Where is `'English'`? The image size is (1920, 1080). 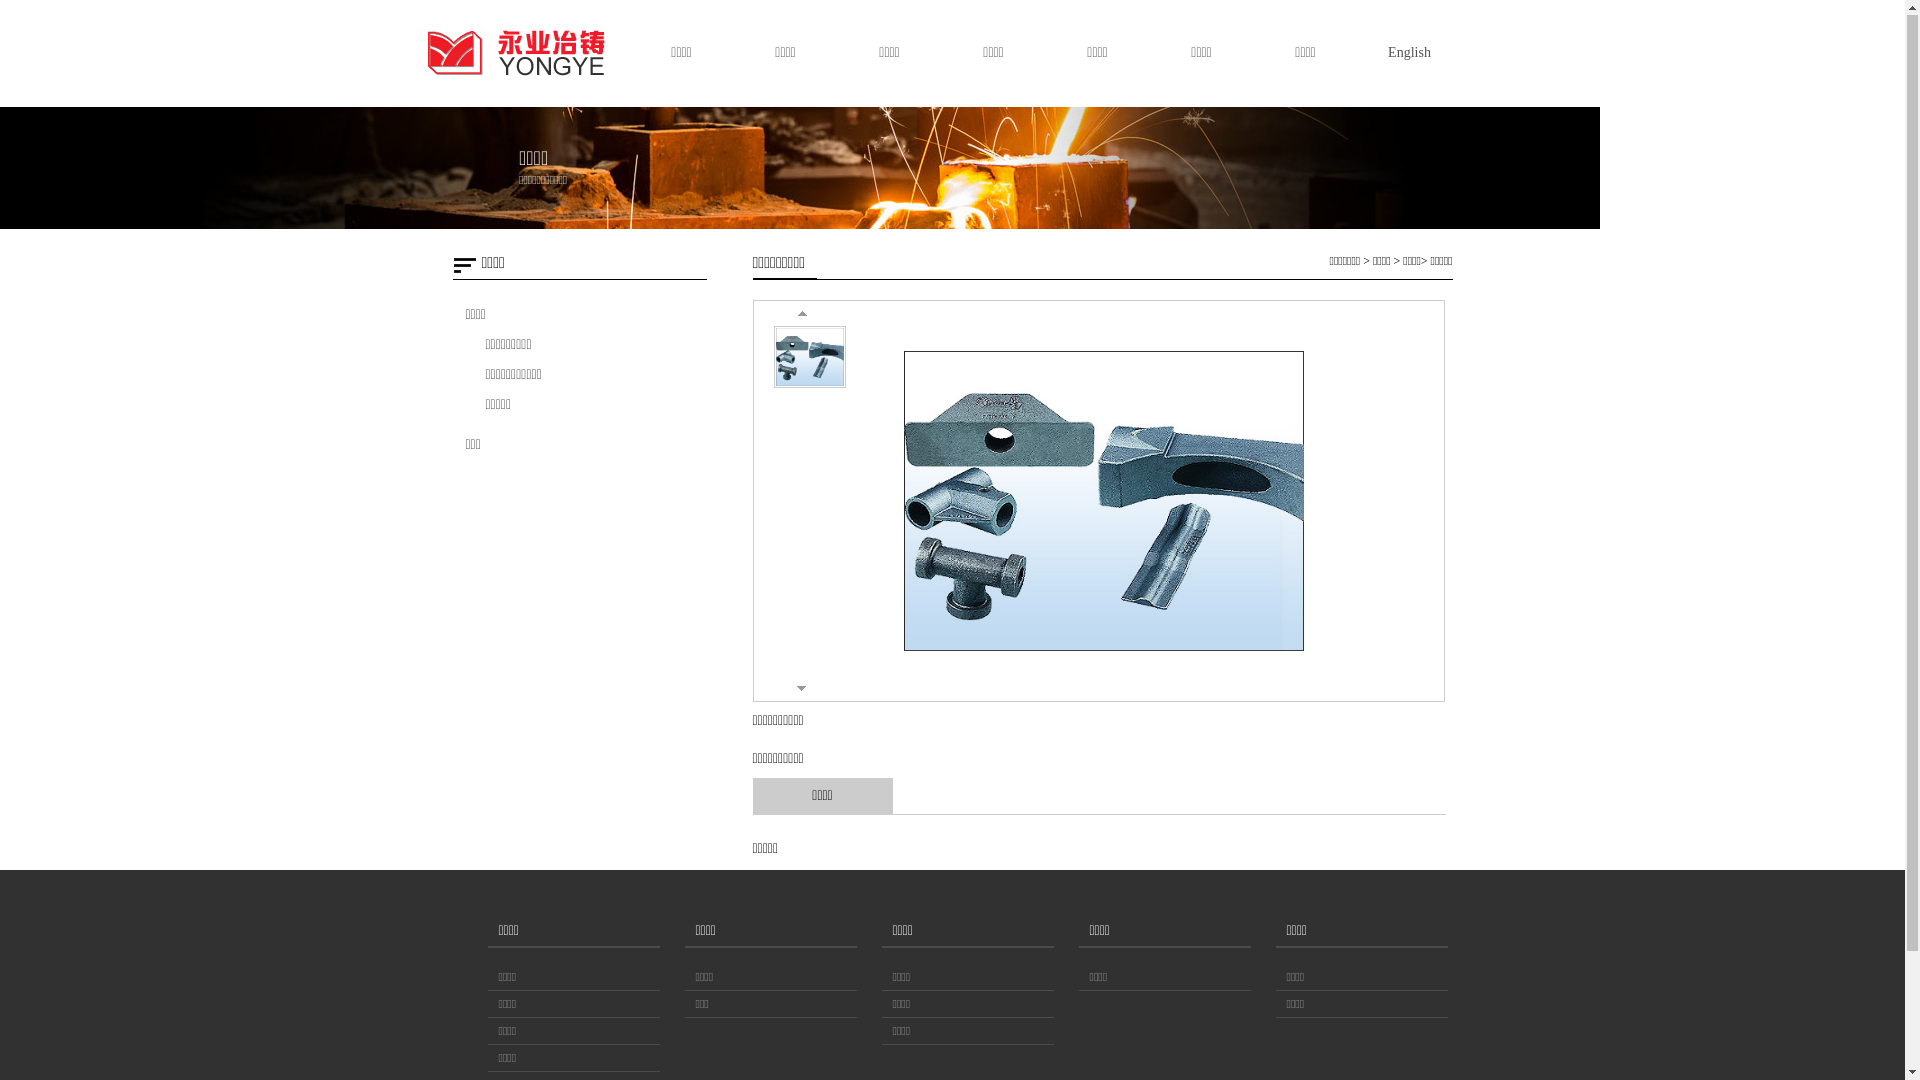 'English' is located at coordinates (1408, 53).